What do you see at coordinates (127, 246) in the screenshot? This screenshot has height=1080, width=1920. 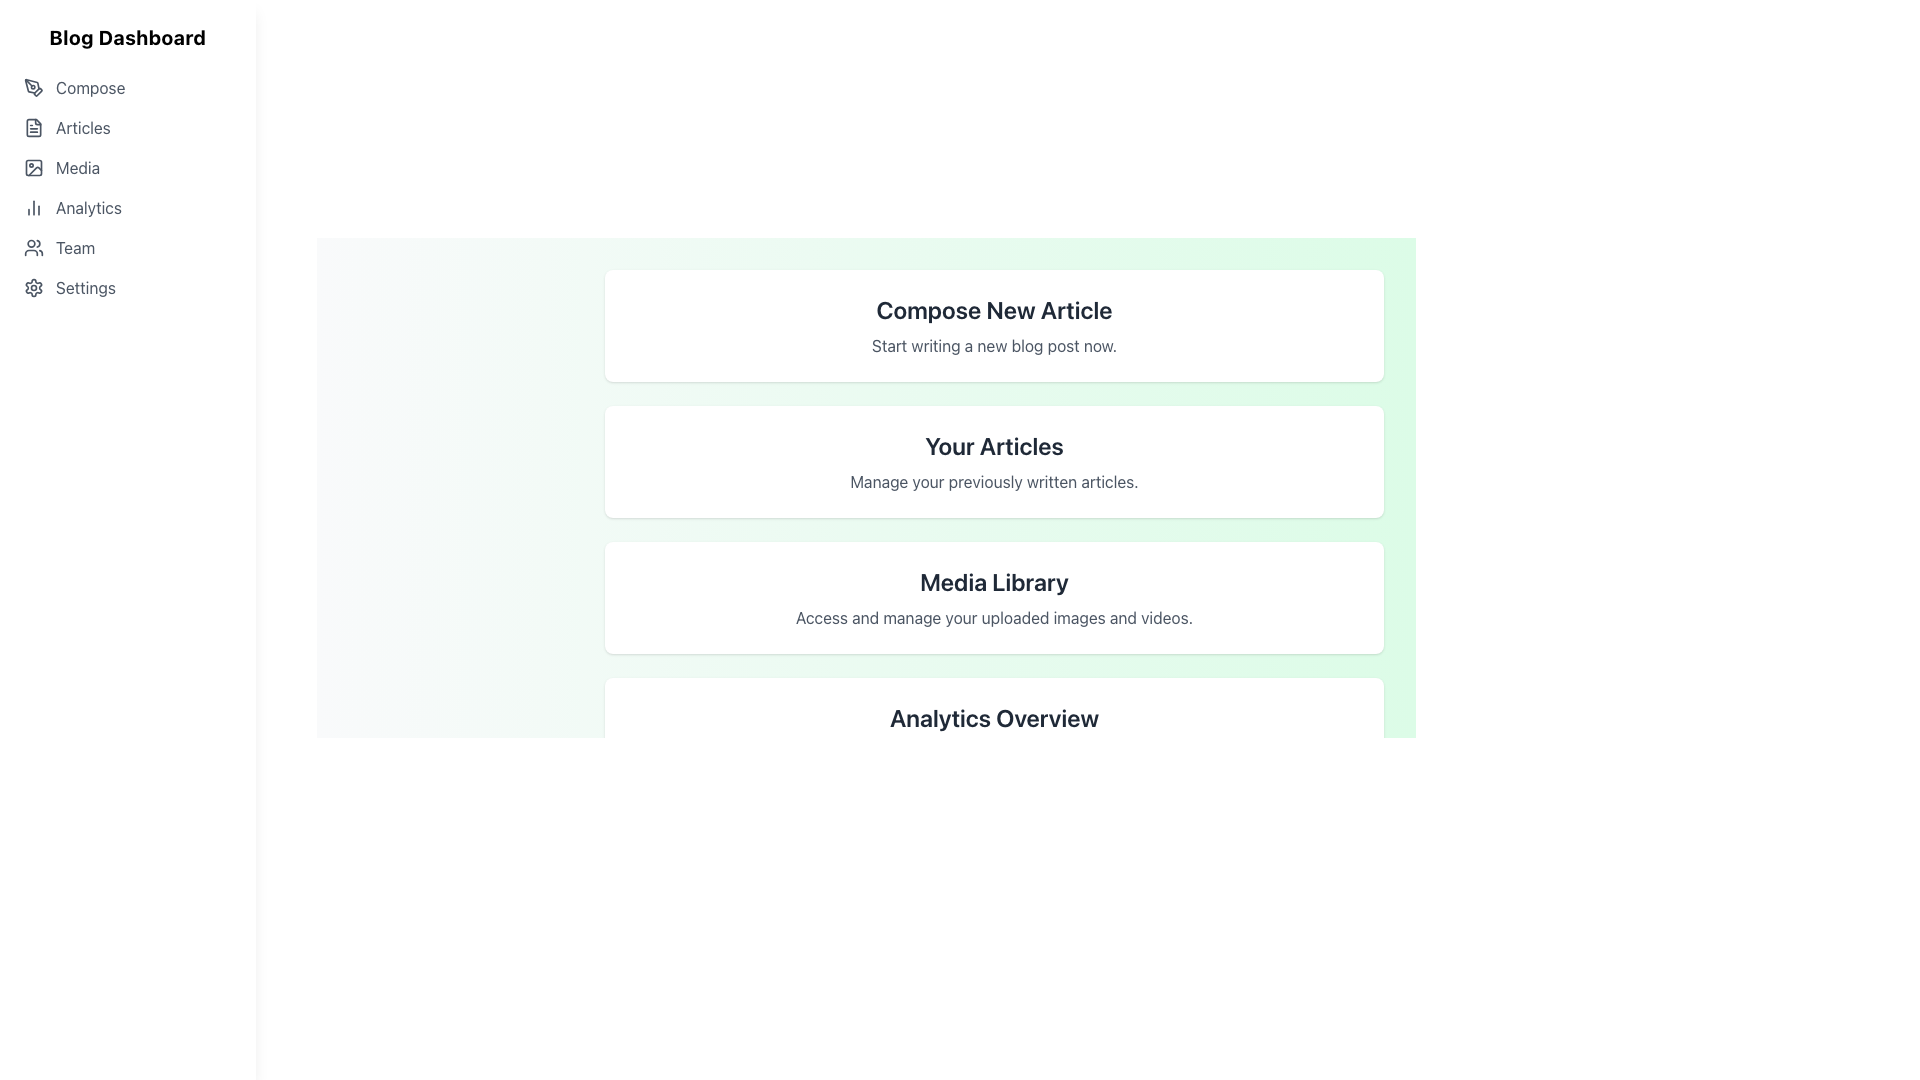 I see `the fifth menu item in the sidebar, which is a navigational link to the 'Team' section of the application, to change its appearance` at bounding box center [127, 246].